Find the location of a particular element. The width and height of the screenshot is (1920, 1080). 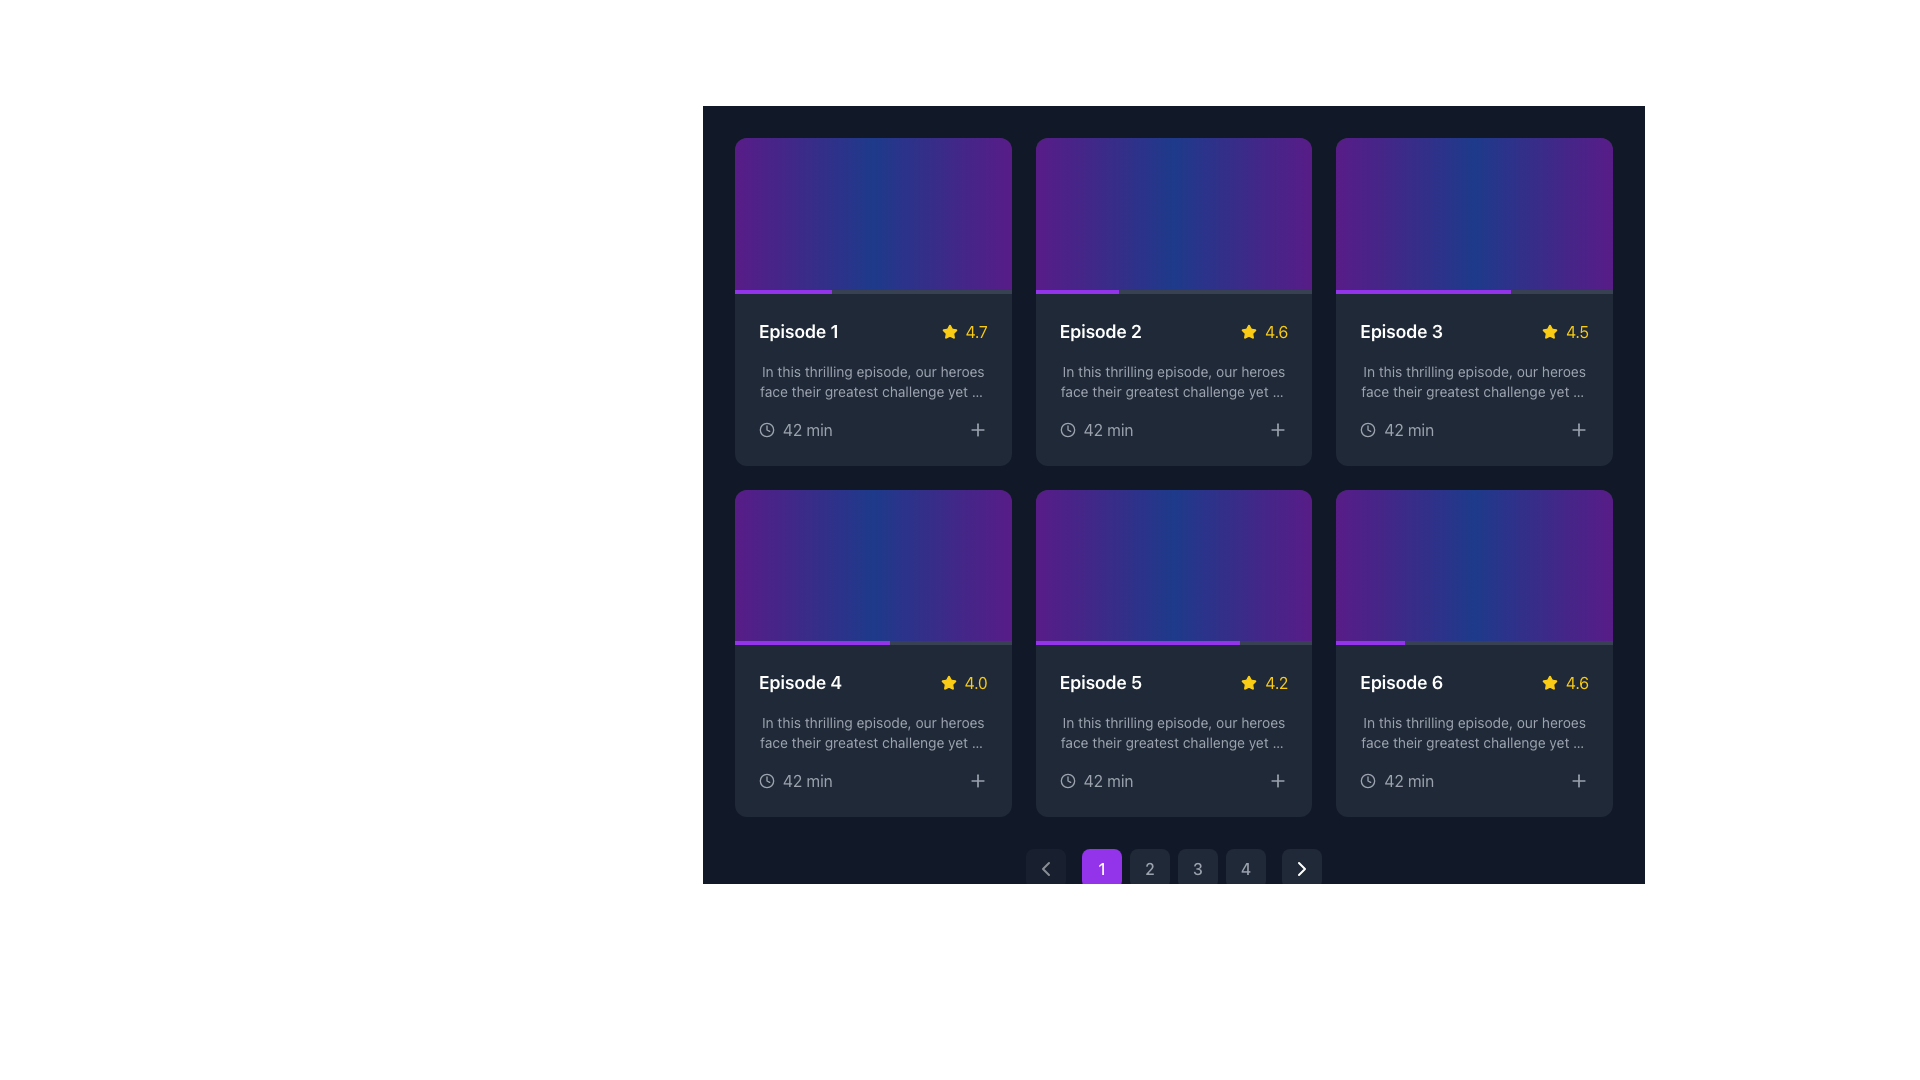

the yellow star-shaped icon used for ratings, which is located next to the numerical rating text '4.5' in the third card of the top row is located at coordinates (1549, 330).